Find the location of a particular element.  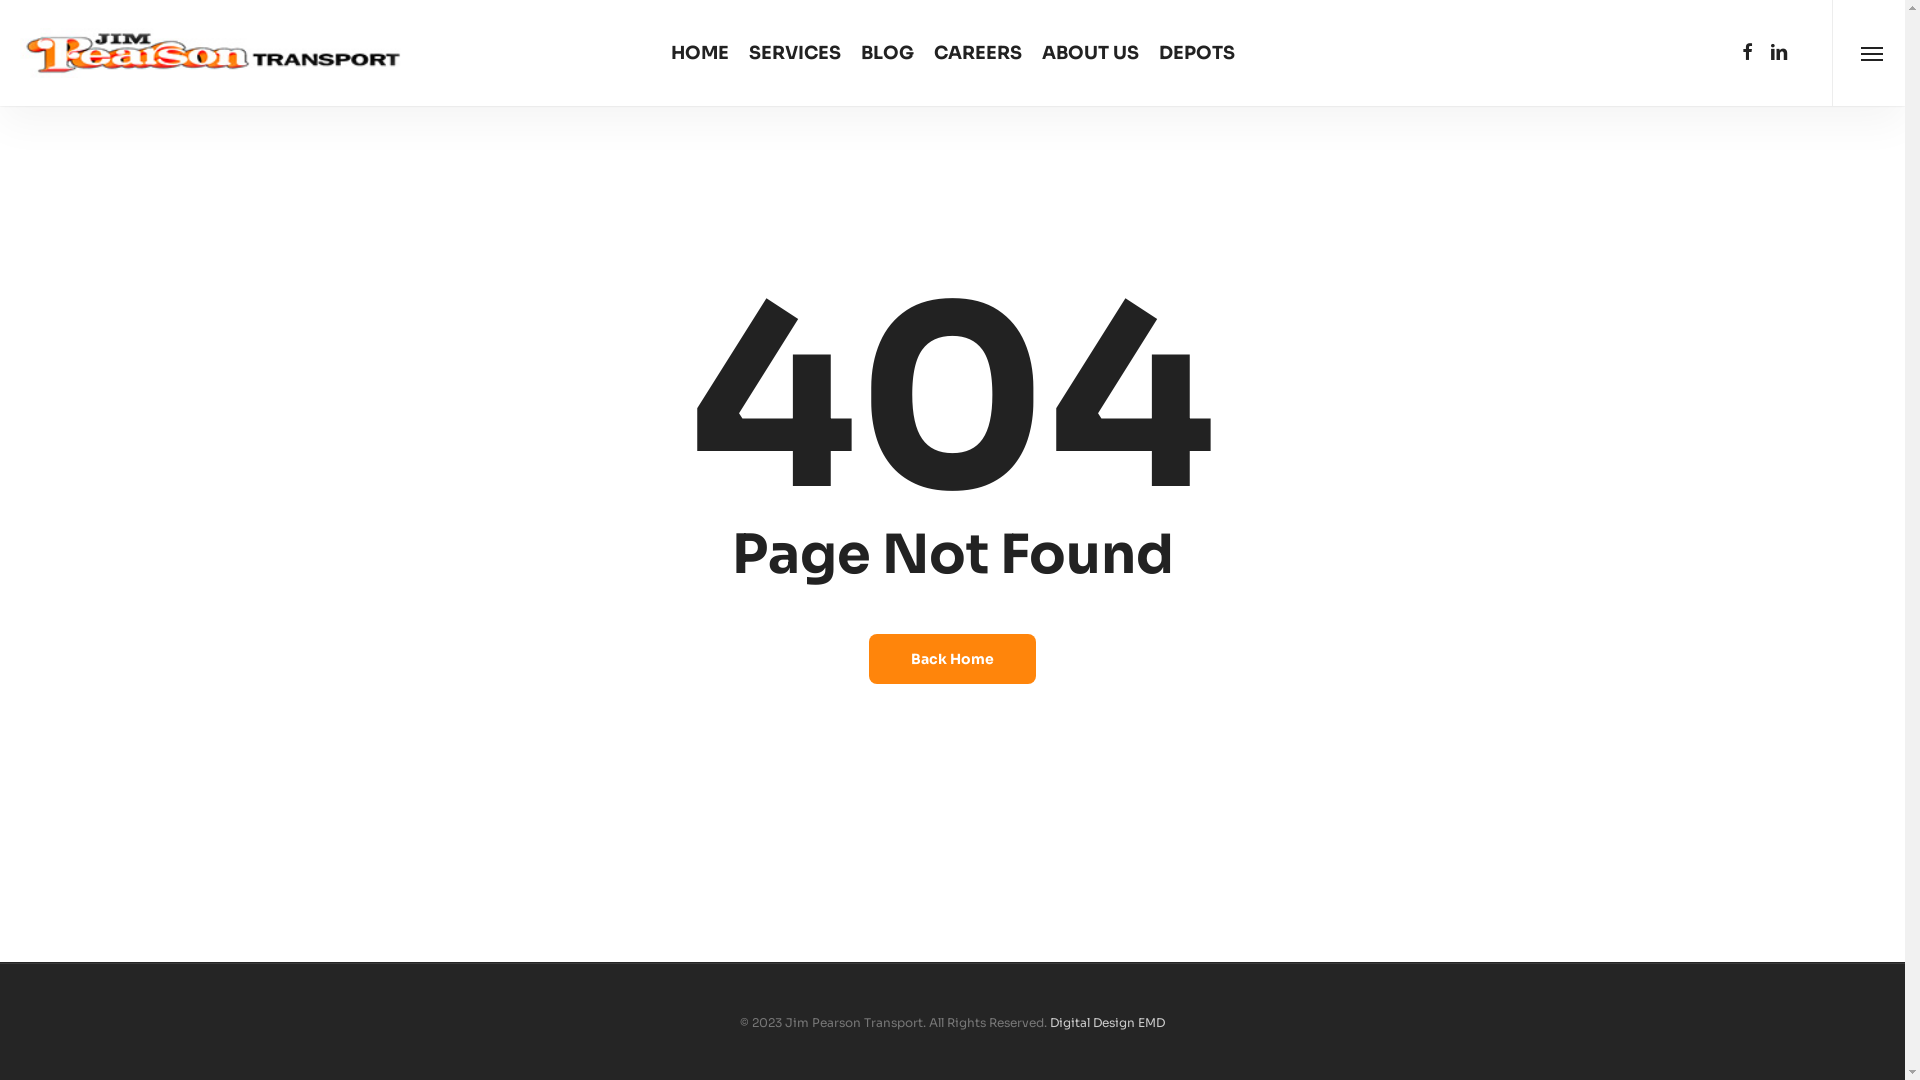

'BLOG' is located at coordinates (849, 52).